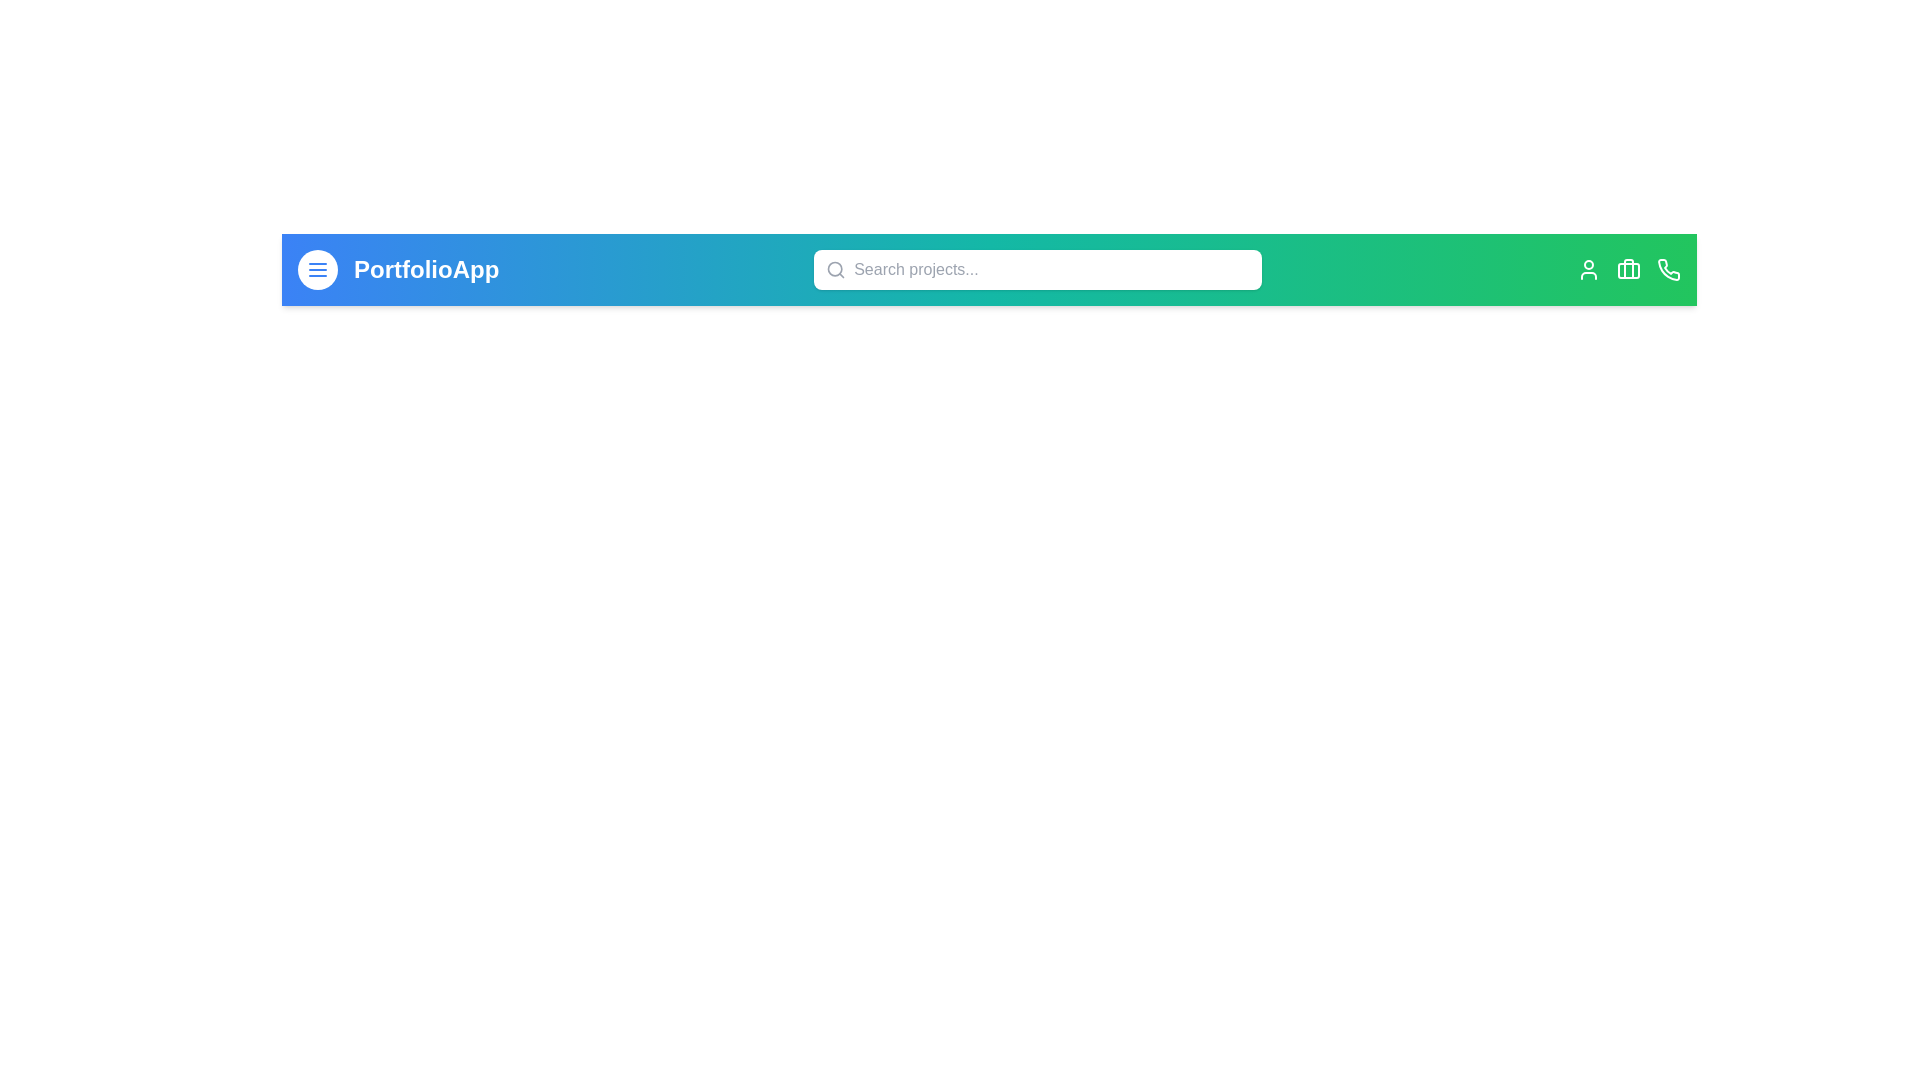  What do you see at coordinates (1628, 270) in the screenshot?
I see `the briefcase icon in the app bar` at bounding box center [1628, 270].